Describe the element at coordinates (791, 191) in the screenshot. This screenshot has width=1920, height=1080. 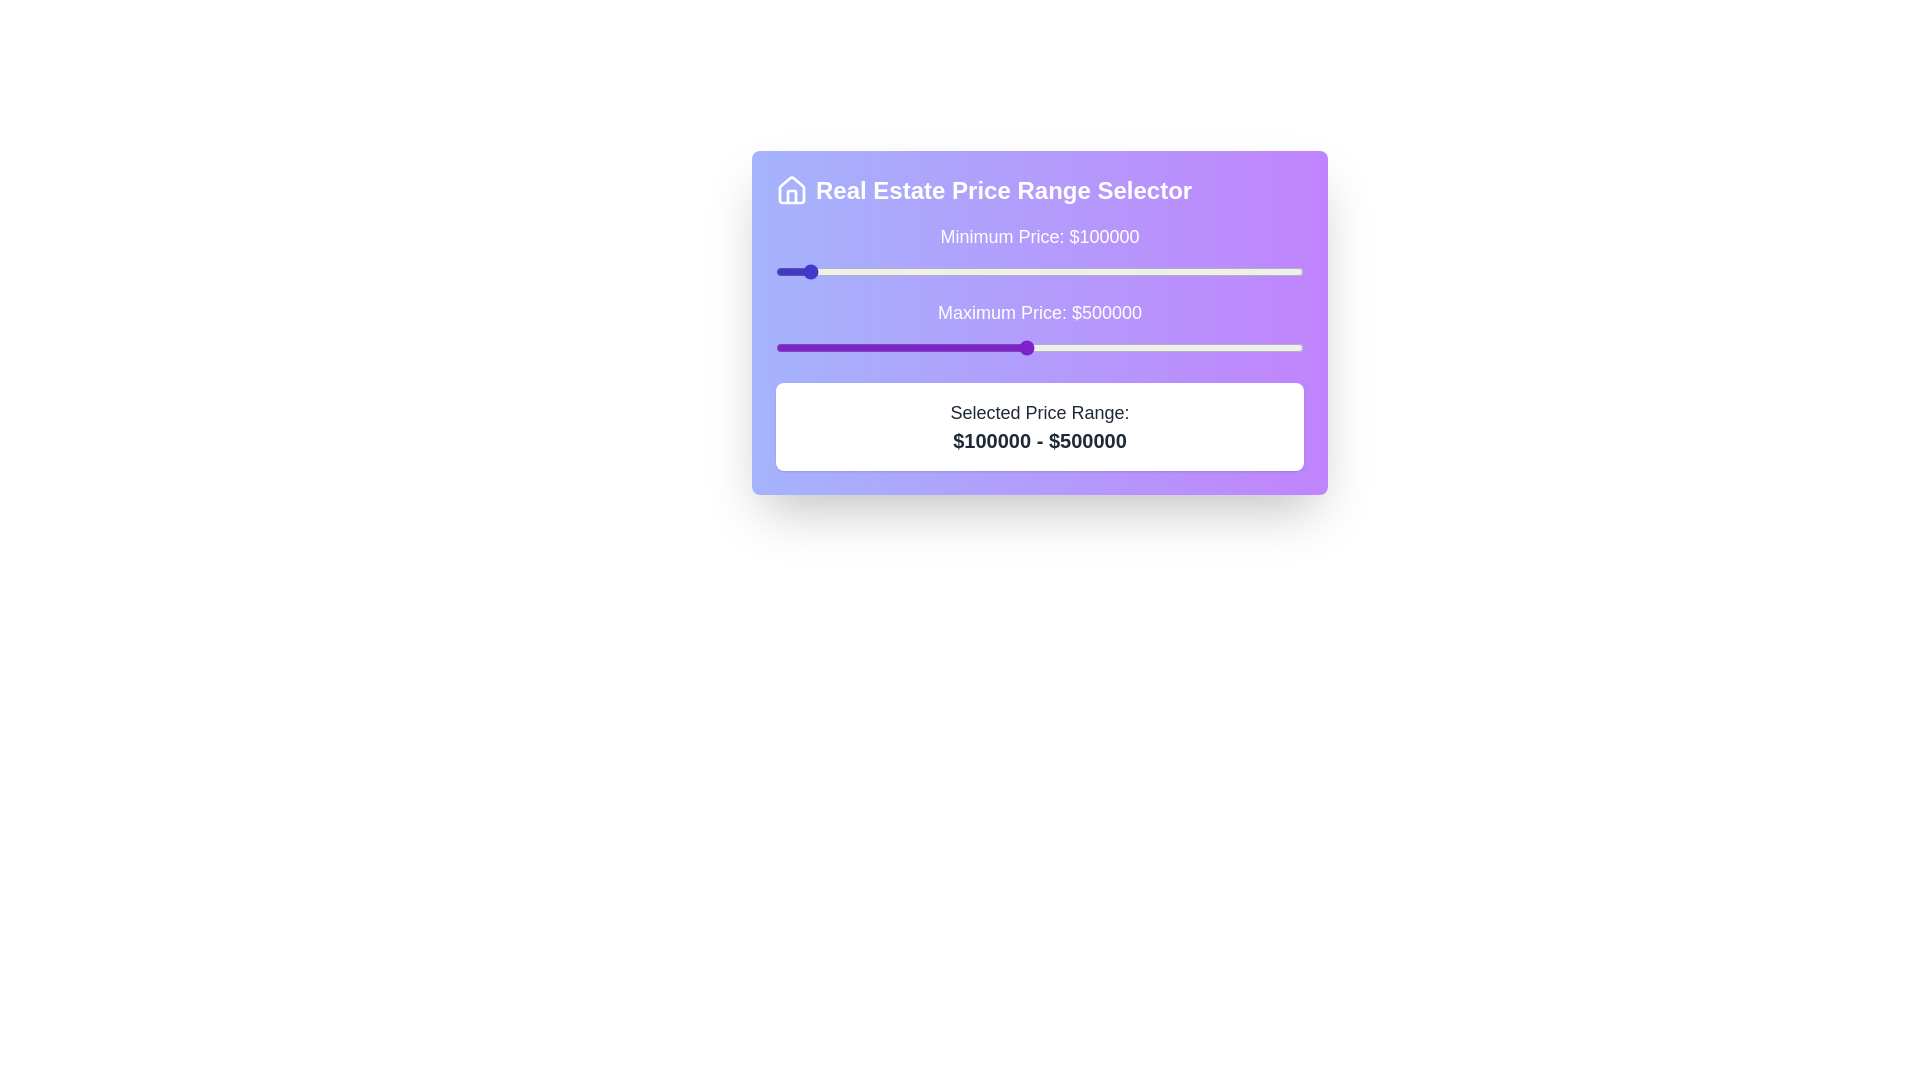
I see `the house icon next to the heading` at that location.